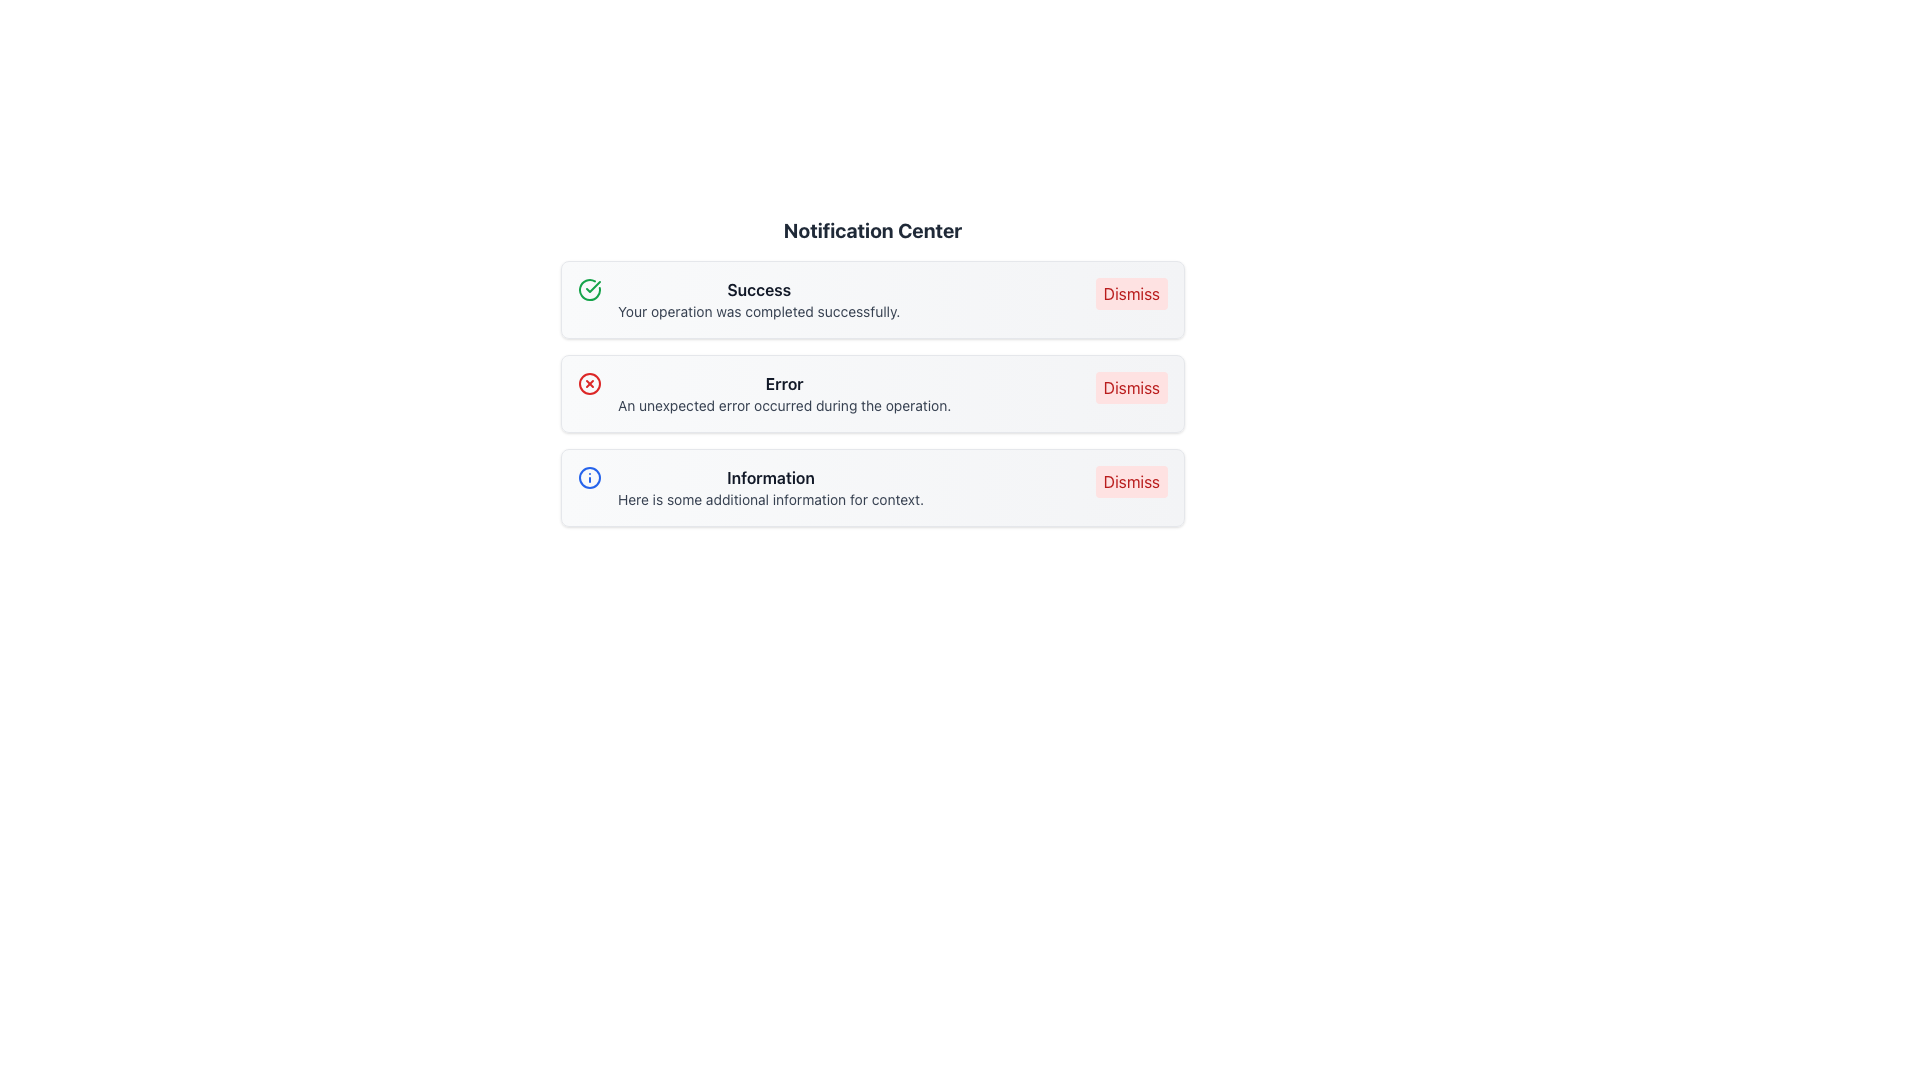  I want to click on header text that serves as the title for the notification area, providing context to the notifications below it, so click(873, 230).